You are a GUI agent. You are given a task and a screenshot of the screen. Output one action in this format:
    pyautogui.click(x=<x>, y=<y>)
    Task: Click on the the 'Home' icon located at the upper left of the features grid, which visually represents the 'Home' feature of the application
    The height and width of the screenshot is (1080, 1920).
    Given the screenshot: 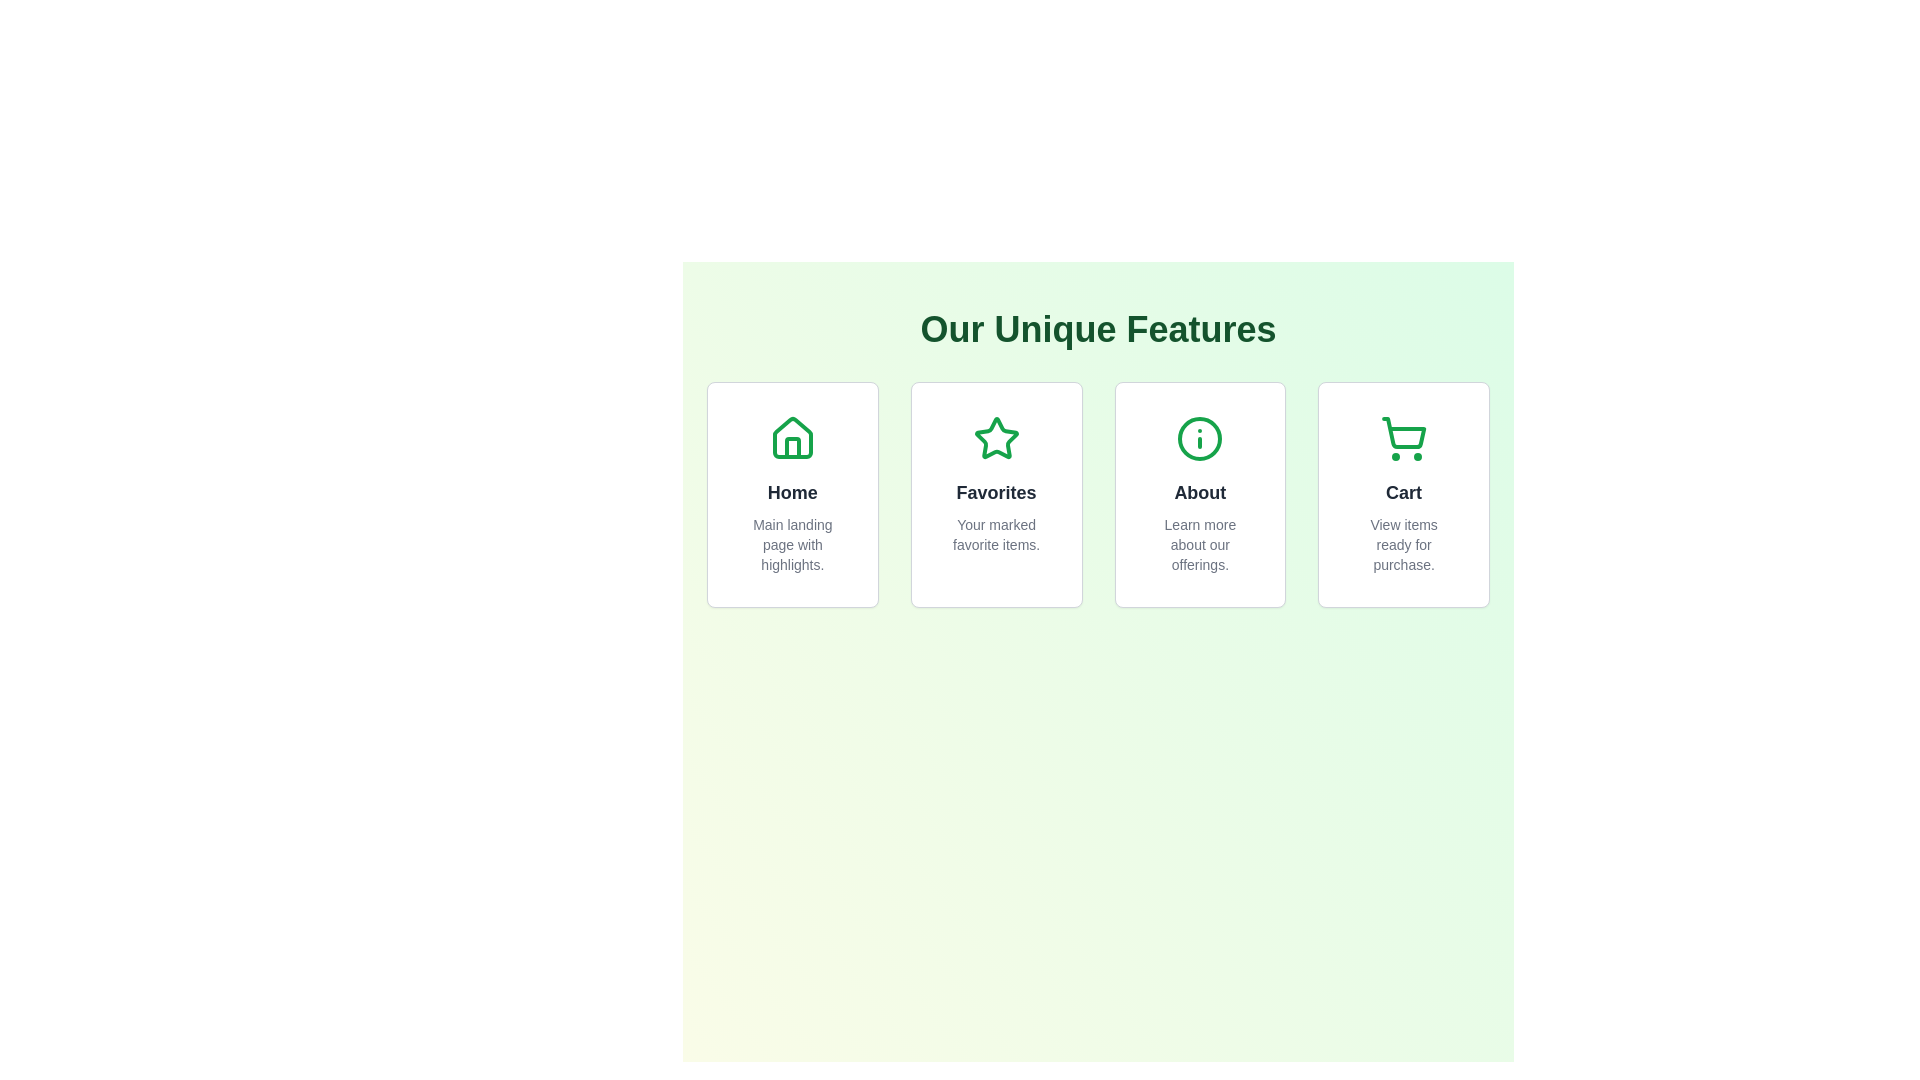 What is the action you would take?
    pyautogui.click(x=791, y=437)
    